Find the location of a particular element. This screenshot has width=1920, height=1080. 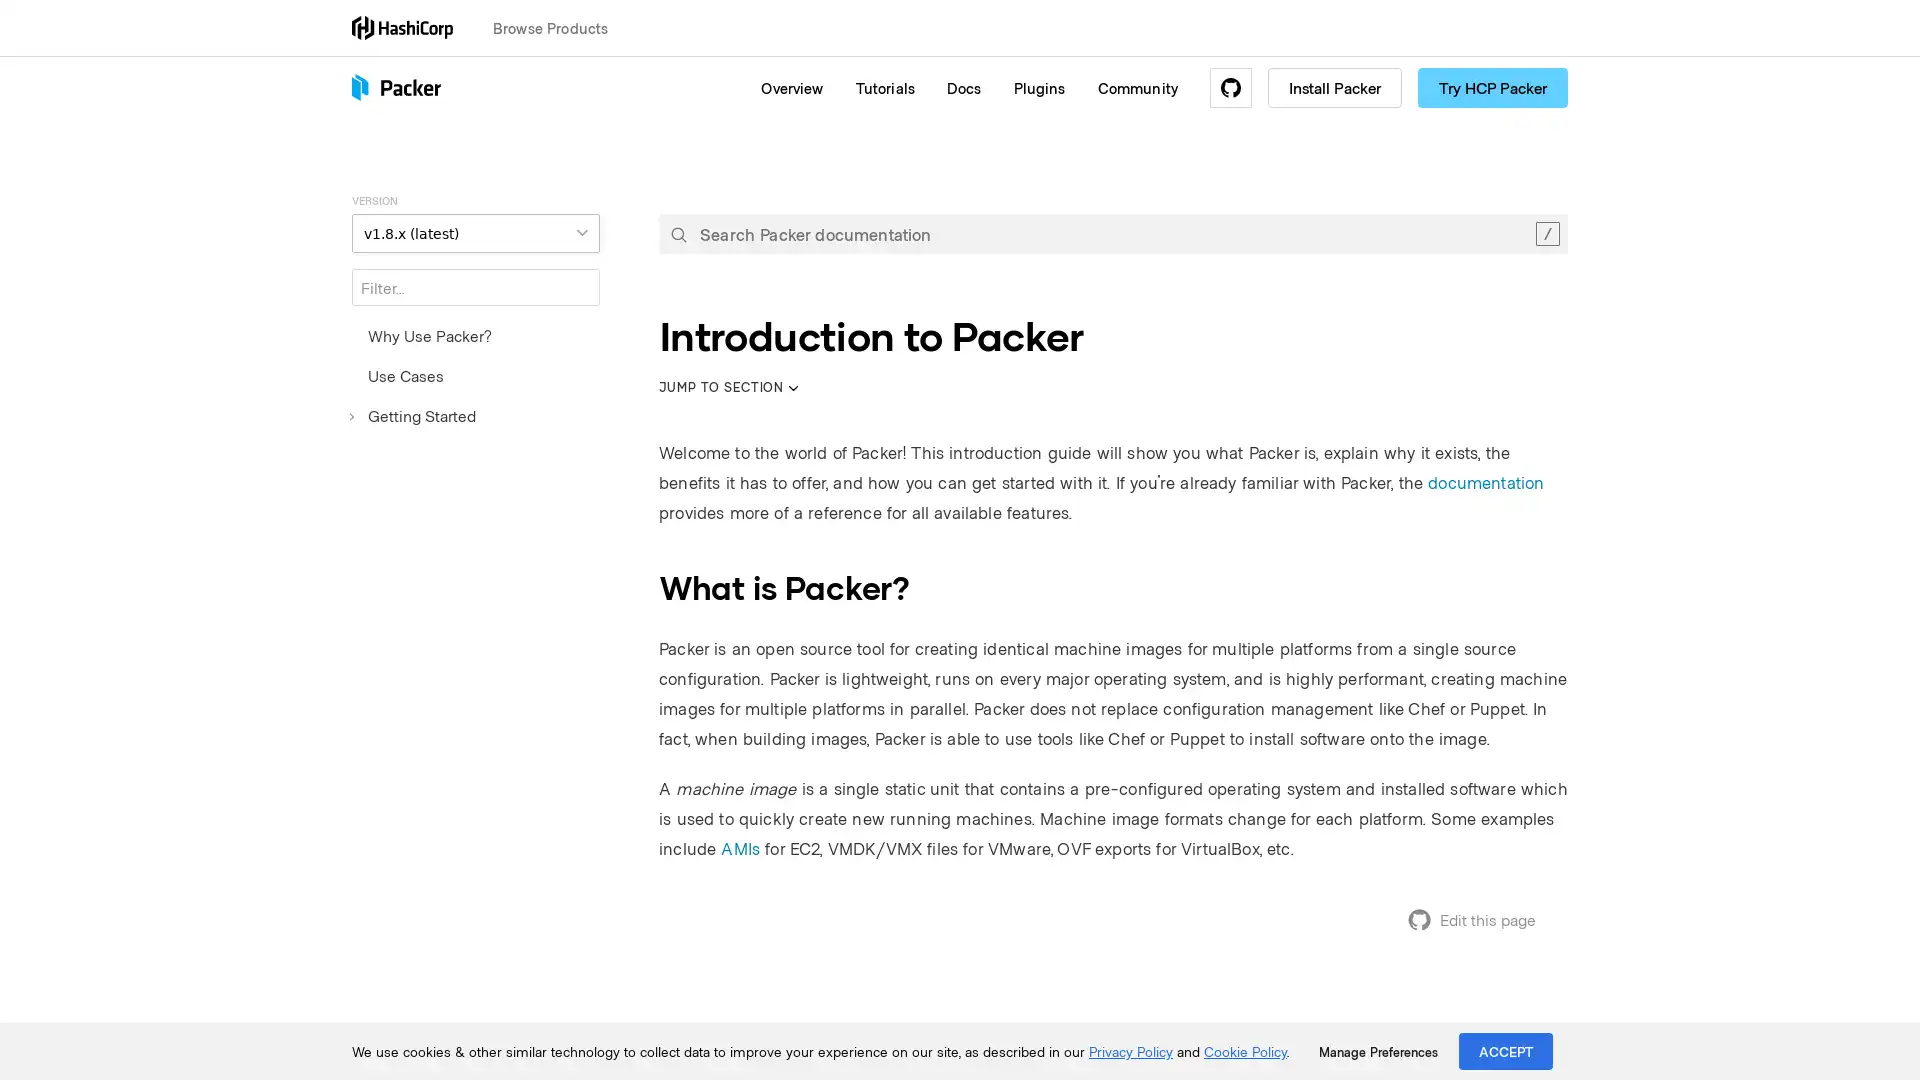

VERSION is located at coordinates (474, 232).